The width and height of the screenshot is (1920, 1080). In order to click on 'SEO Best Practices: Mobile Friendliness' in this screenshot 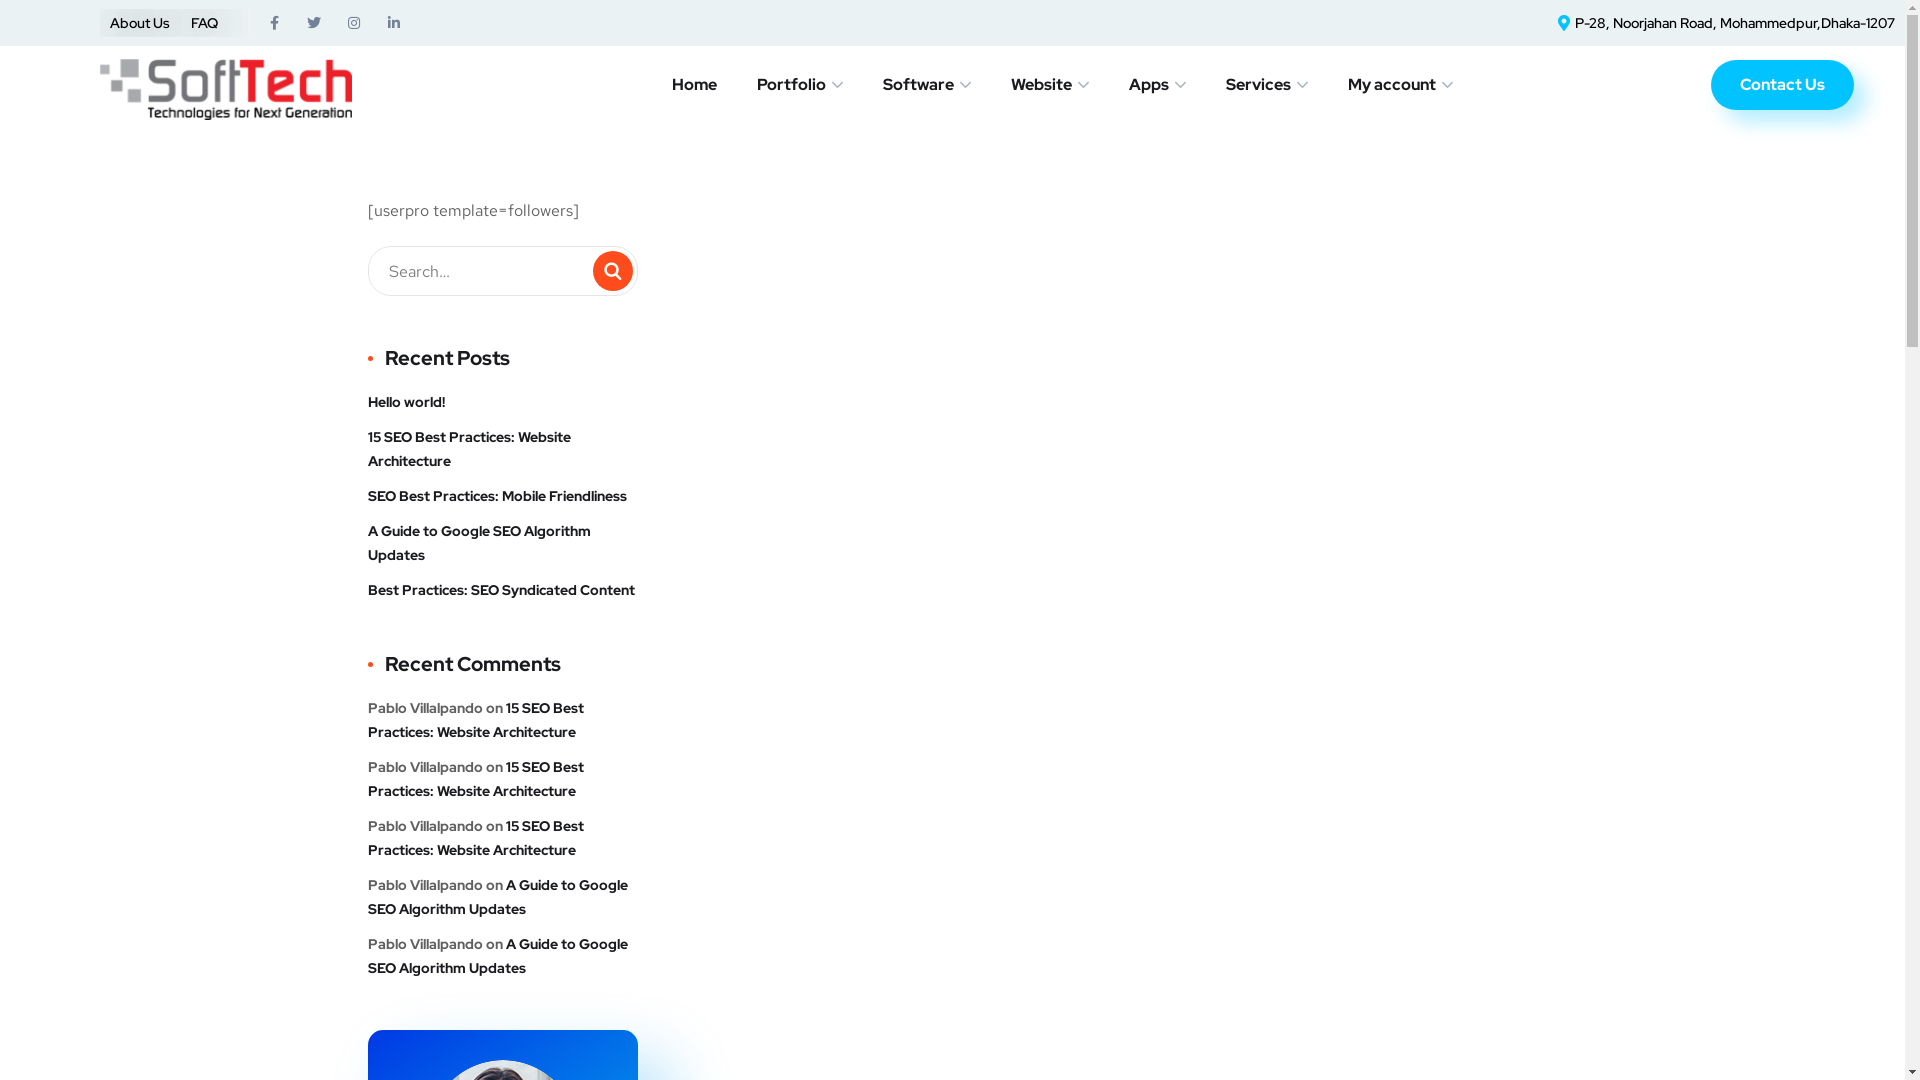, I will do `click(368, 495)`.